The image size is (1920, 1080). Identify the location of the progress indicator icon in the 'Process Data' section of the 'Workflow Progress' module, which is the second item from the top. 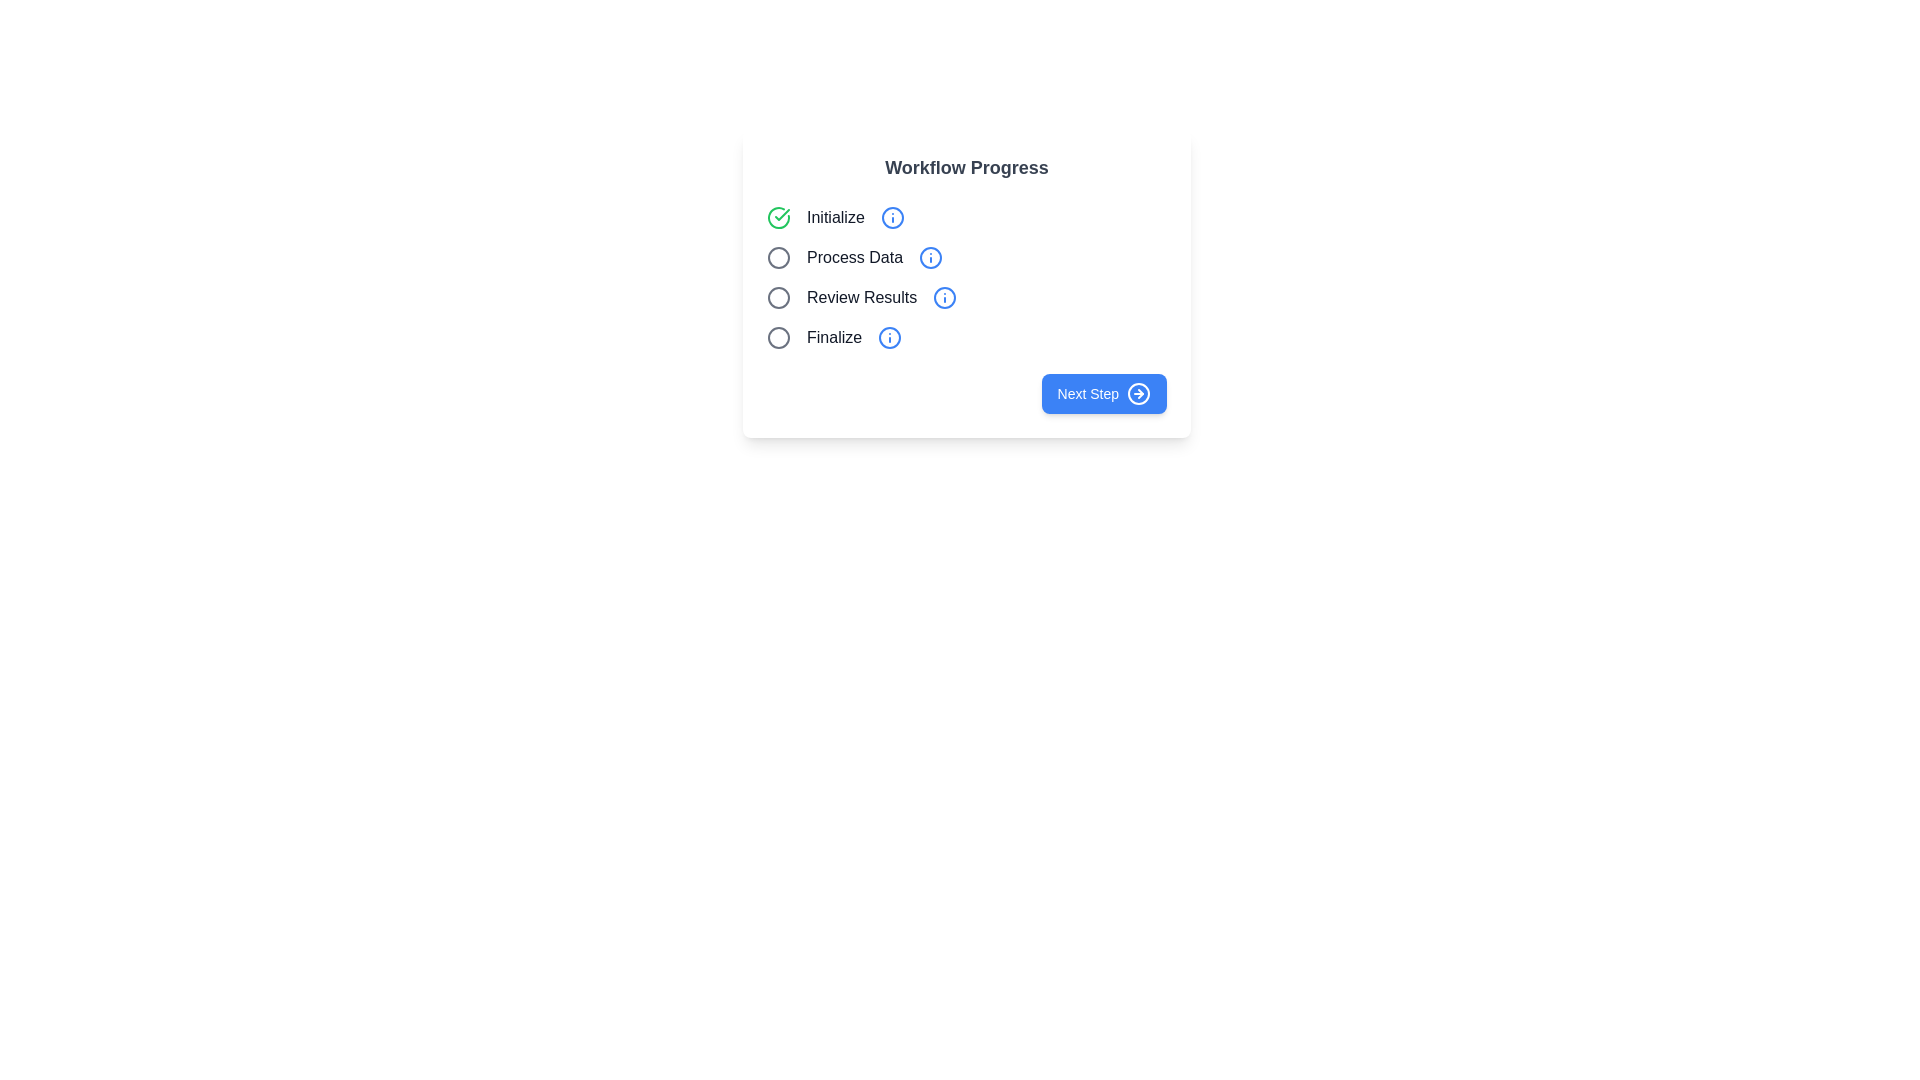
(930, 257).